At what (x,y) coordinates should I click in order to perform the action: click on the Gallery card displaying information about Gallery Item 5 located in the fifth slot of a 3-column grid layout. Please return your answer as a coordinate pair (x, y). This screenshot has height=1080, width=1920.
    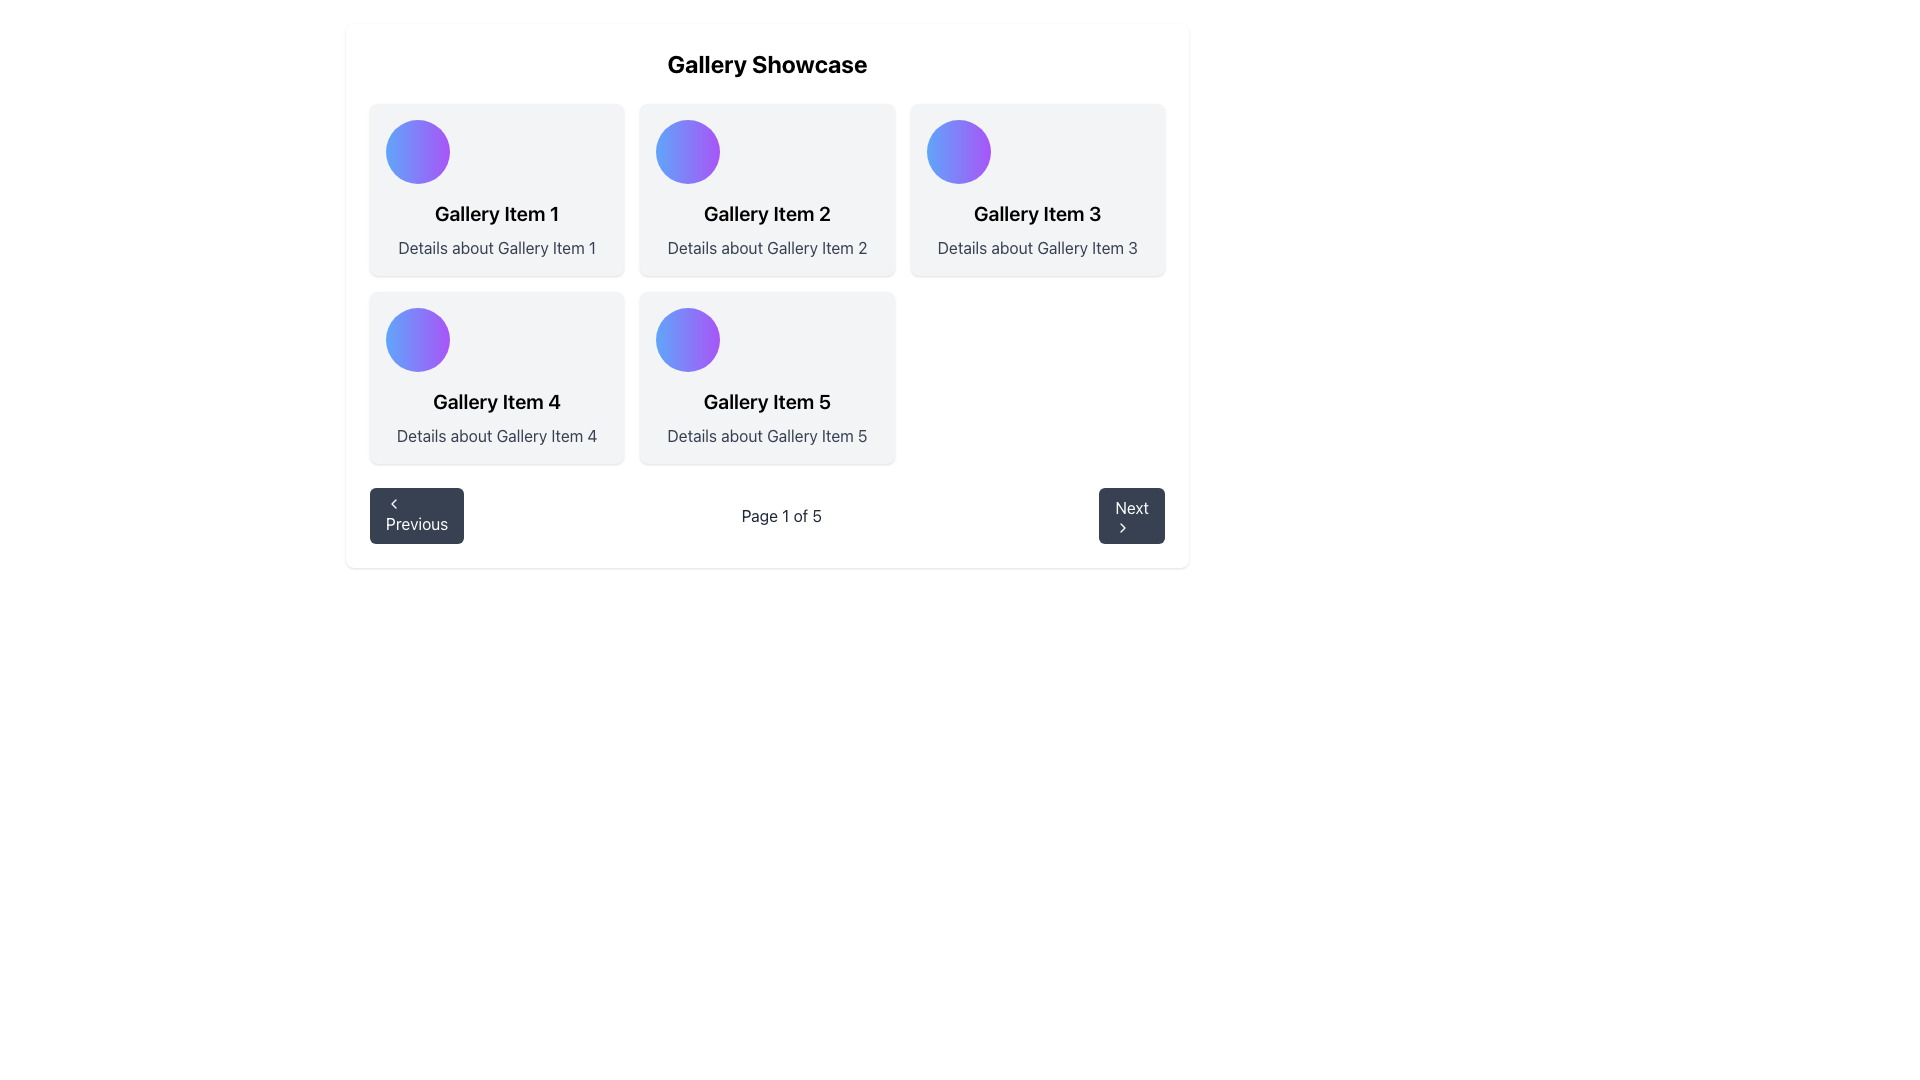
    Looking at the image, I should click on (766, 378).